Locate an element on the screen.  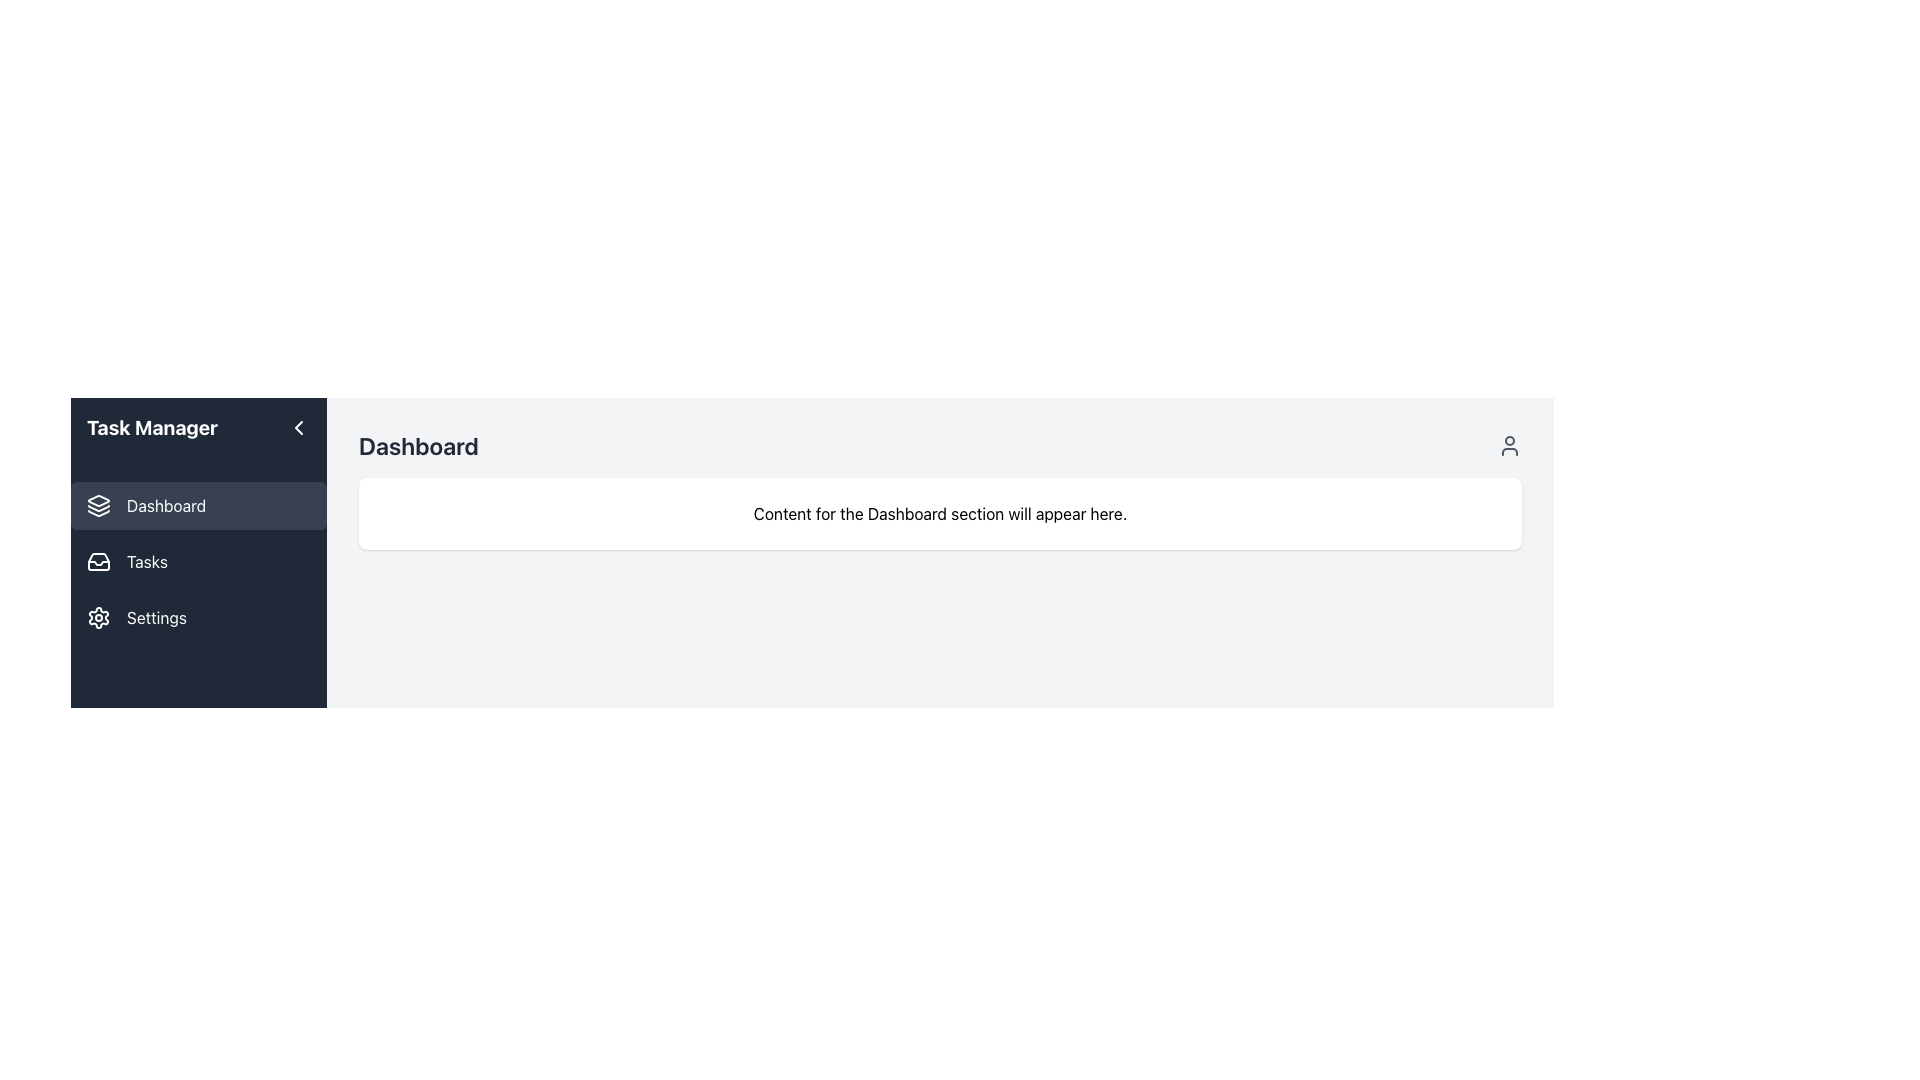
the settings navigation button located in the sidebar, which is the third item below the 'Tasks' button is located at coordinates (198, 616).